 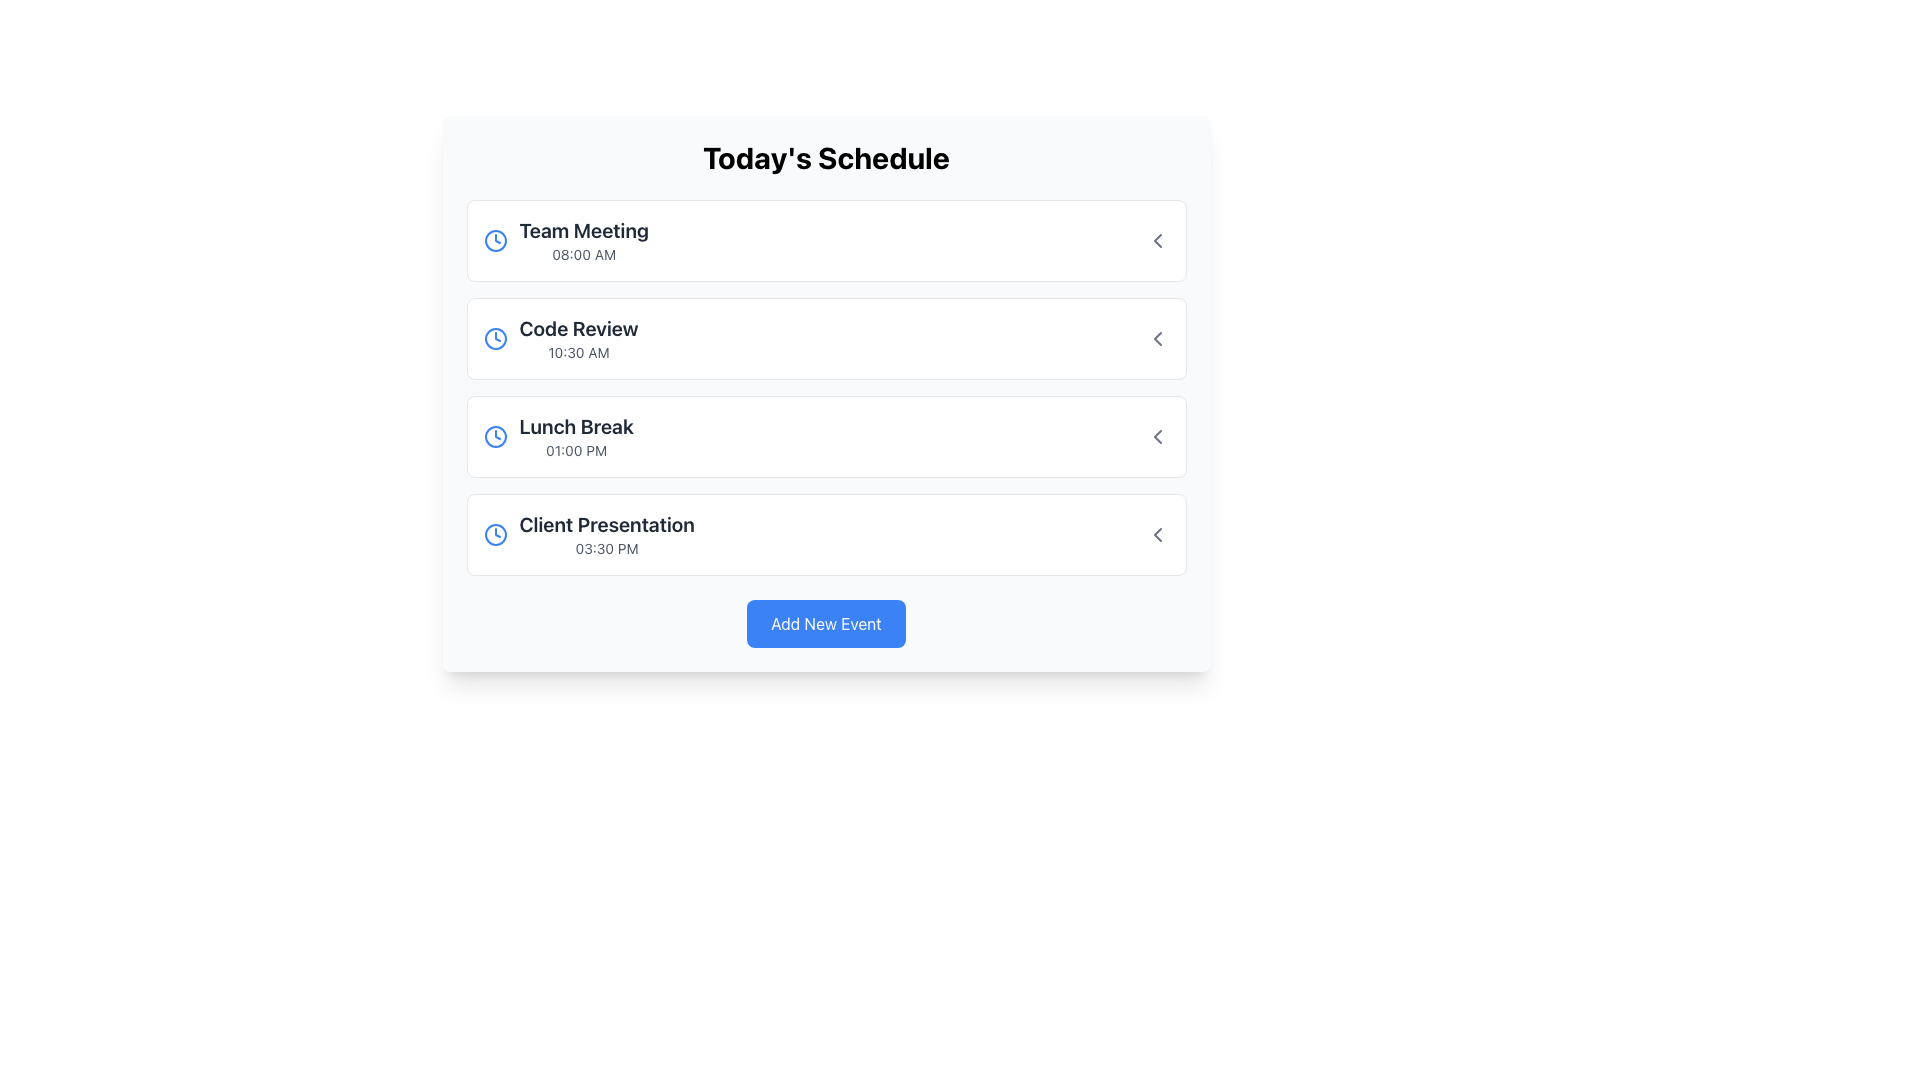 I want to click on the decorative and informational icon located at the beginning of the schedule entry labeled 'Code Review', which is the second entry from the top, positioned to the left of 'Code Review' and above '10:30 AM', so click(x=495, y=338).